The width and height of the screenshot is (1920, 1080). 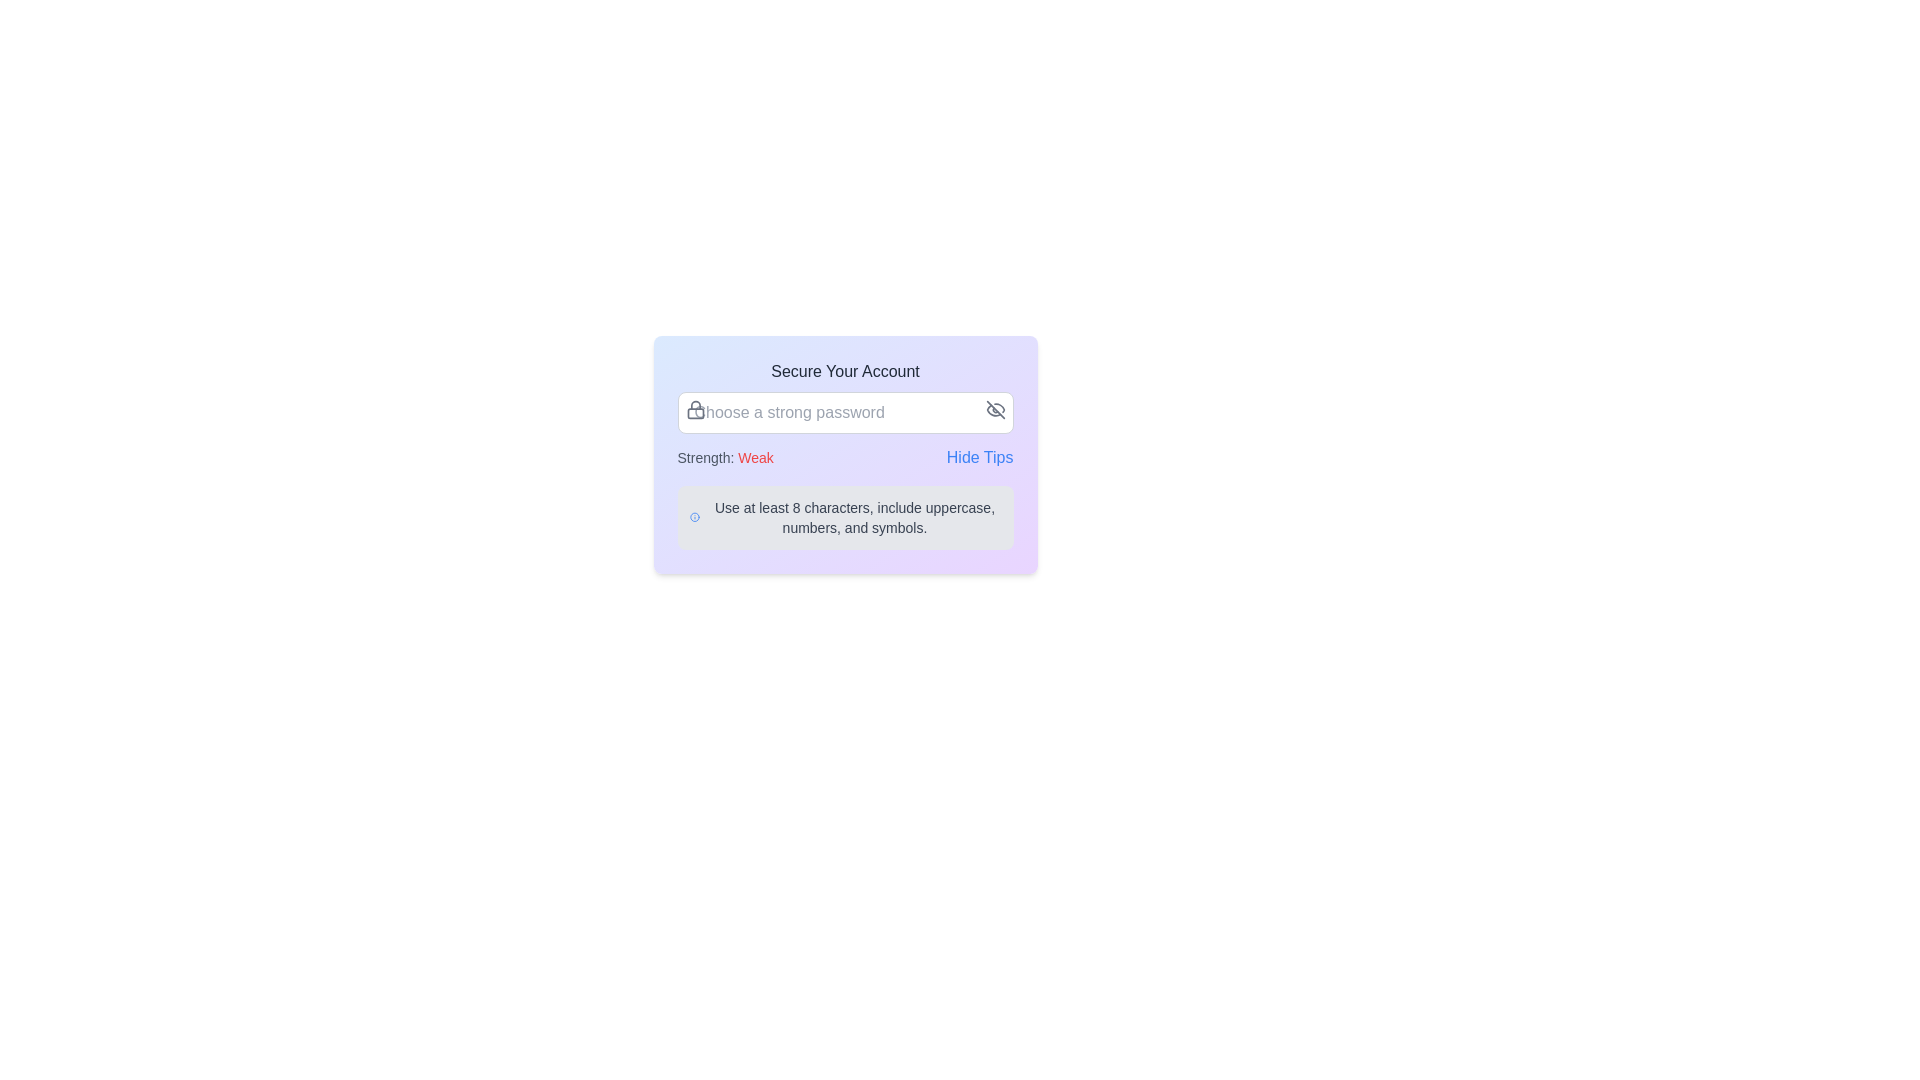 I want to click on the 'Weak' text label indicating password strength, which is centered within the label 'Strength: Weak' at the bottom-center of the interface, so click(x=752, y=458).